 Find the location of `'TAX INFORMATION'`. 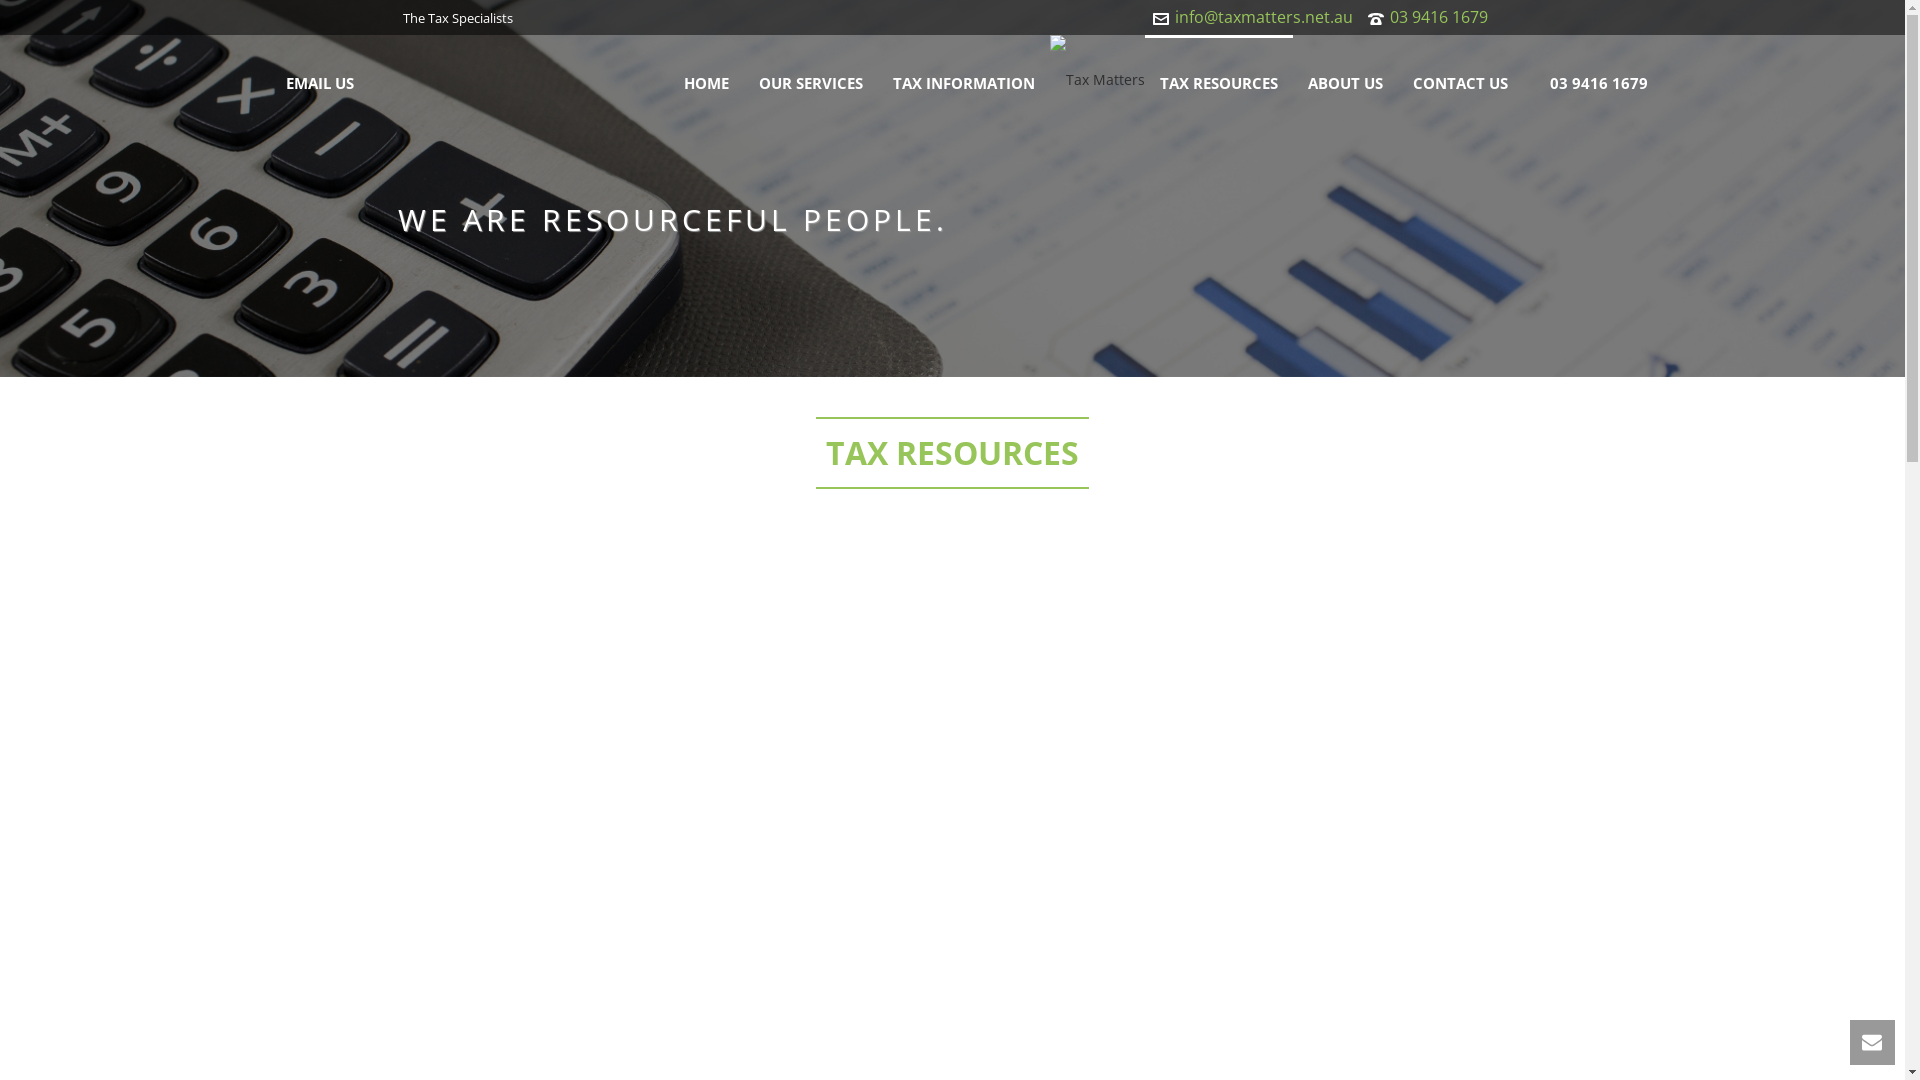

'TAX INFORMATION' is located at coordinates (964, 79).